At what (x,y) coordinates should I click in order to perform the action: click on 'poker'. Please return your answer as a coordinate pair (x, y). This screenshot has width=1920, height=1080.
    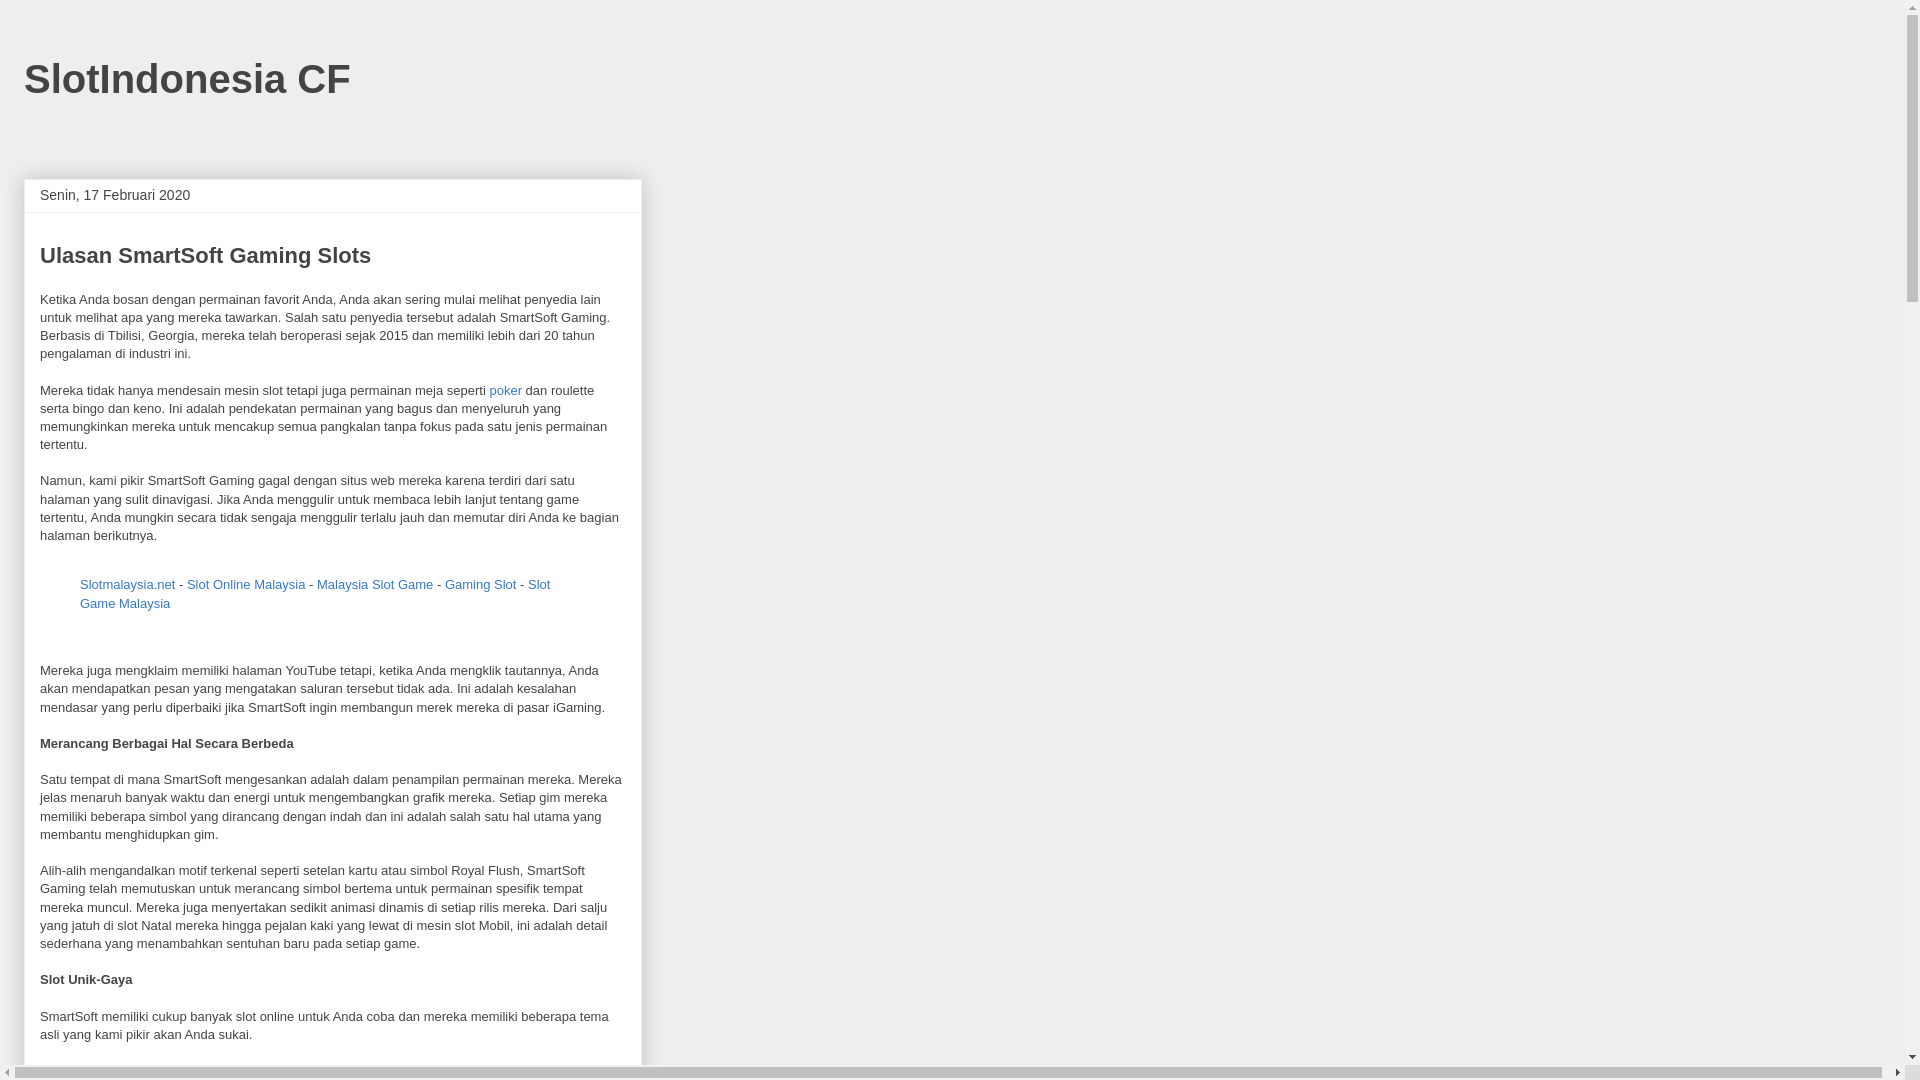
    Looking at the image, I should click on (505, 390).